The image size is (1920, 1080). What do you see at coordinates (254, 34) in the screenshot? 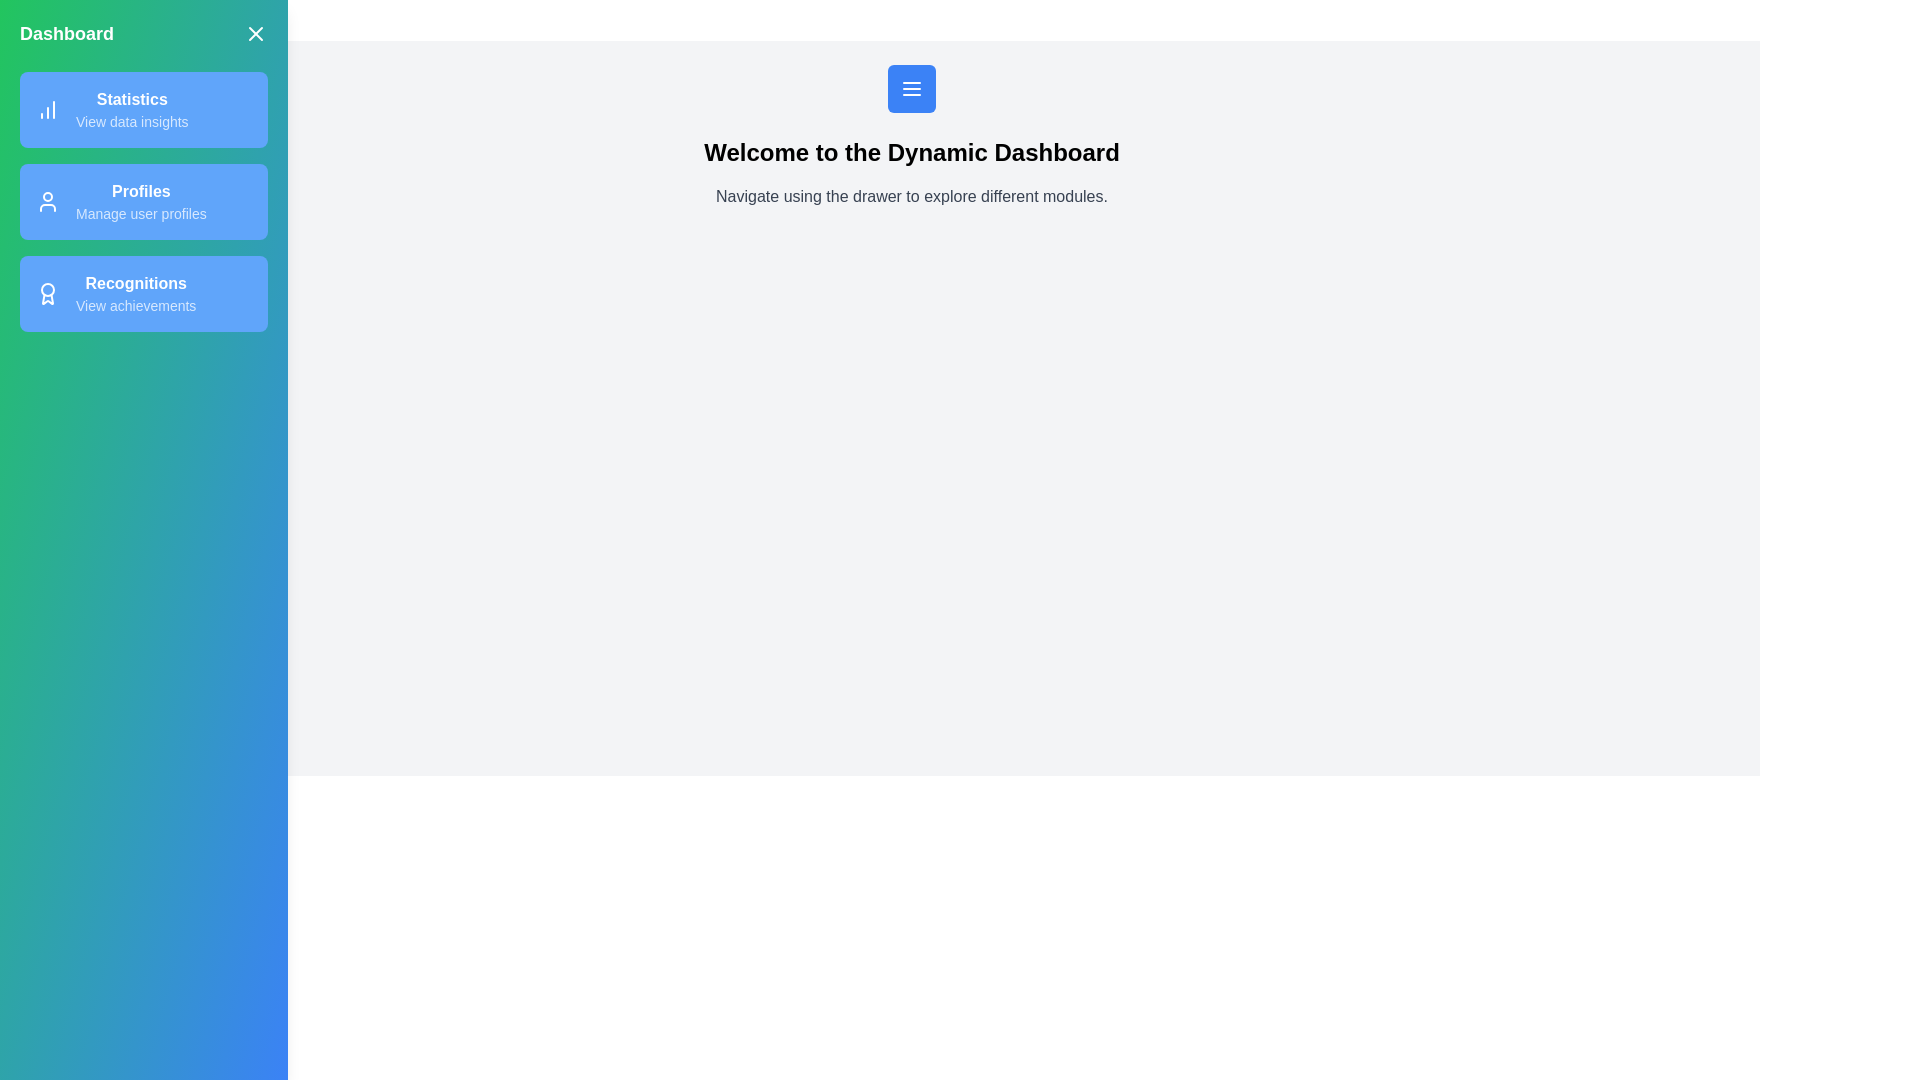
I see `the toggle button to change the visibility state of the dashboard drawer` at bounding box center [254, 34].